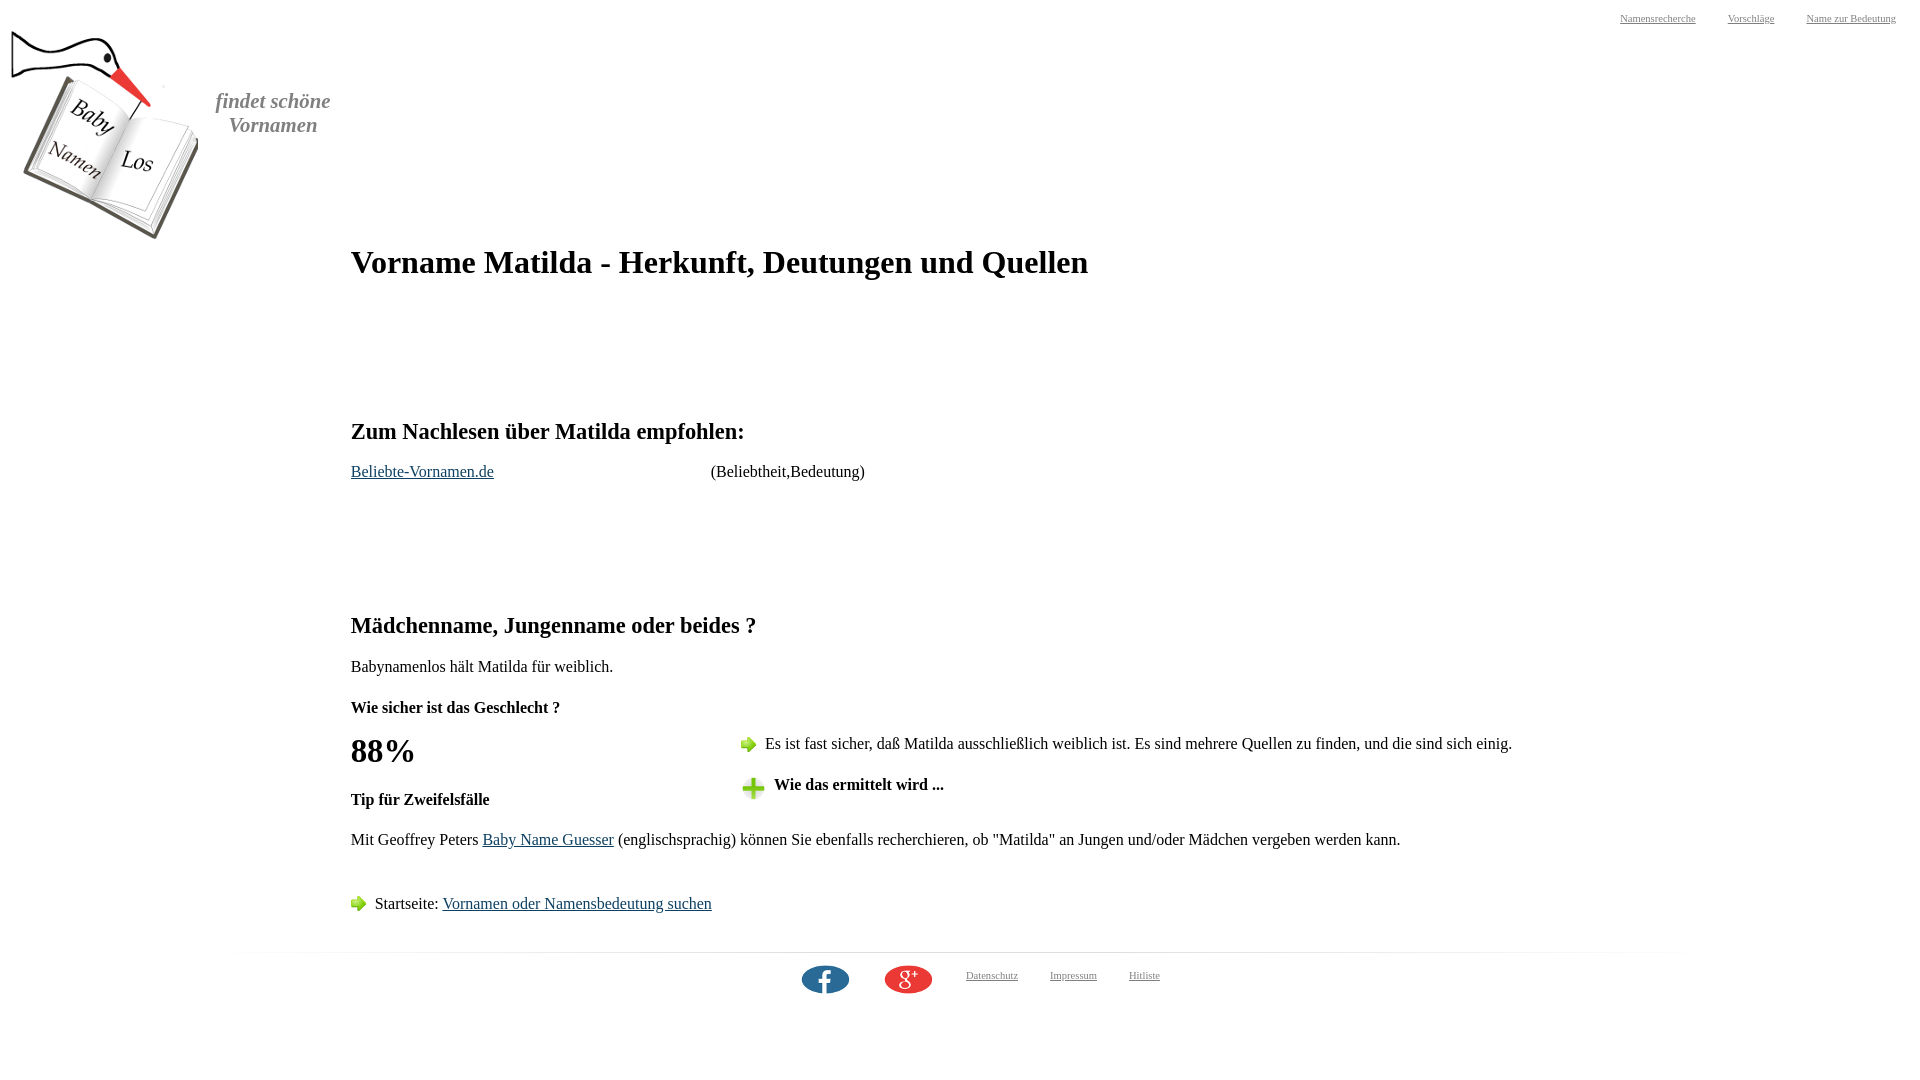  I want to click on 'Beliebte-Vornamen.de', so click(421, 471).